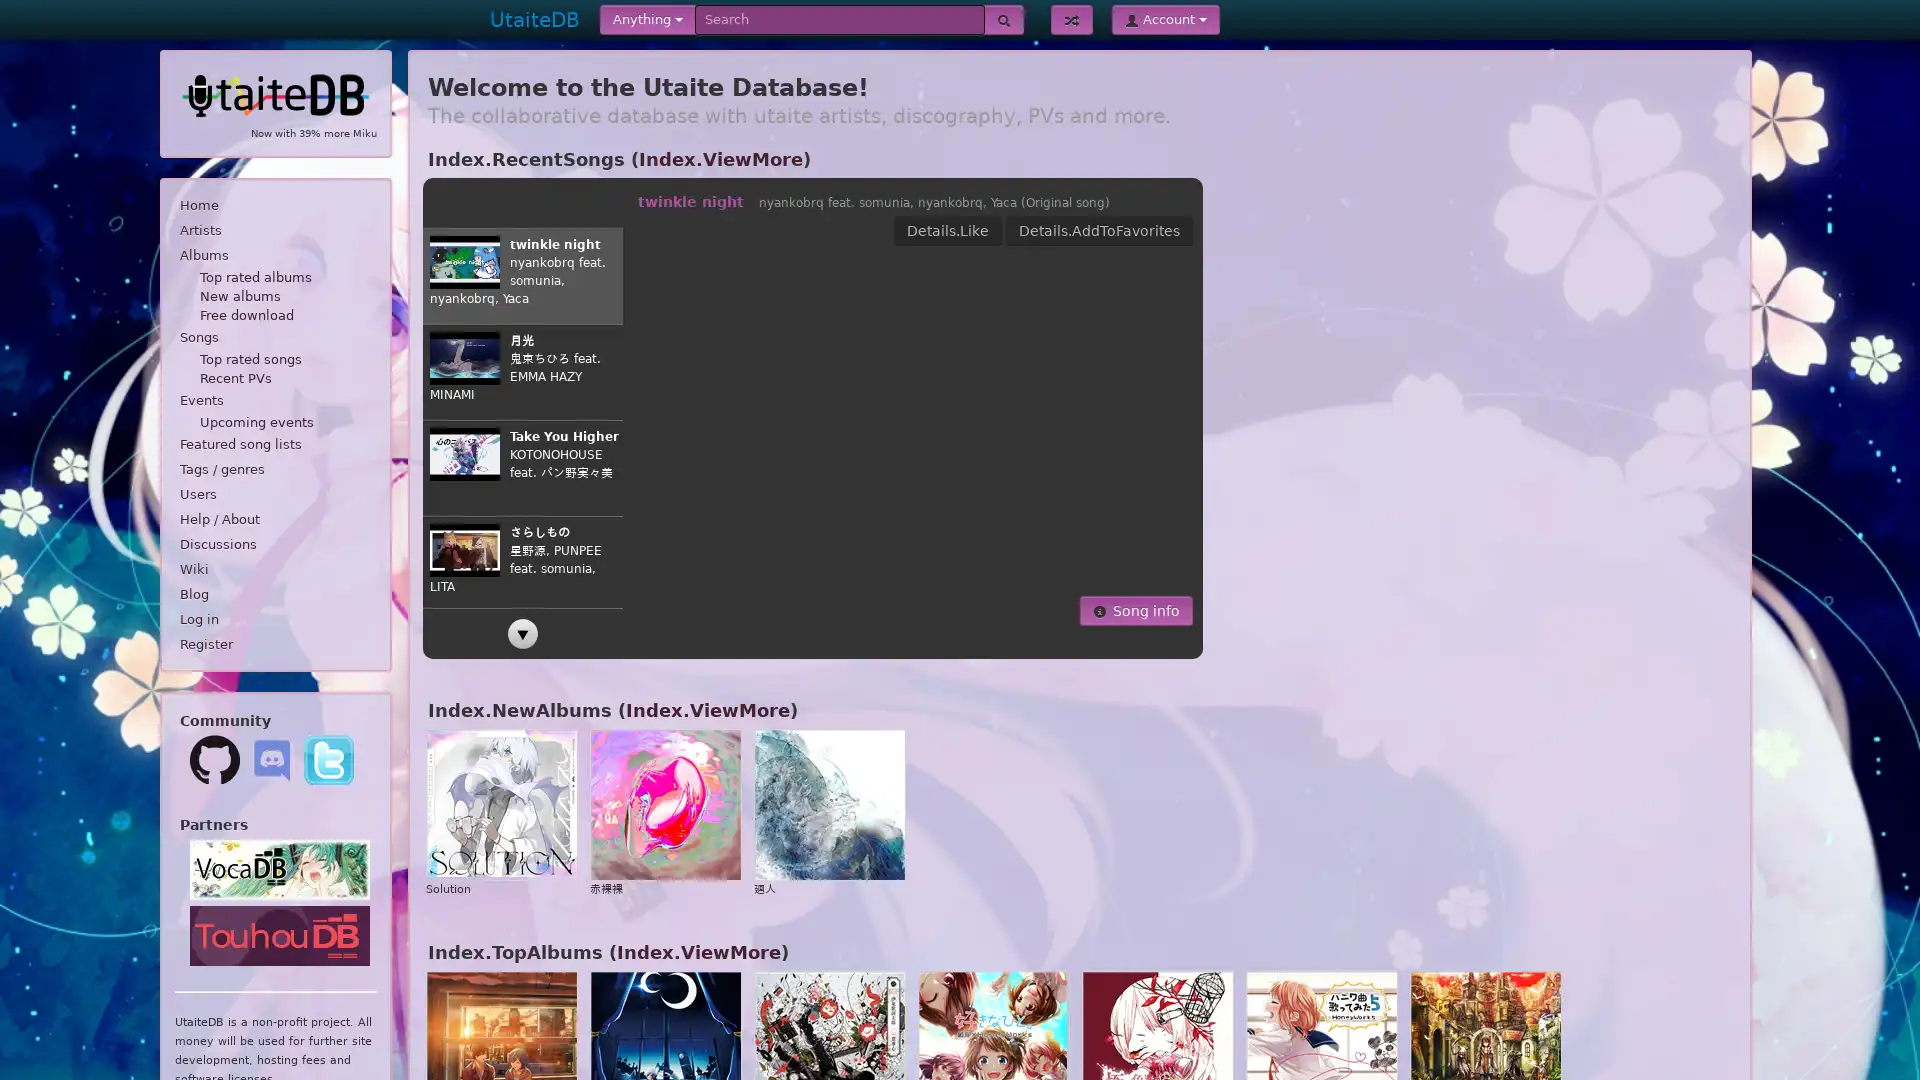 This screenshot has width=1920, height=1080. Describe the element at coordinates (1151, 230) in the screenshot. I see `Favorite` at that location.